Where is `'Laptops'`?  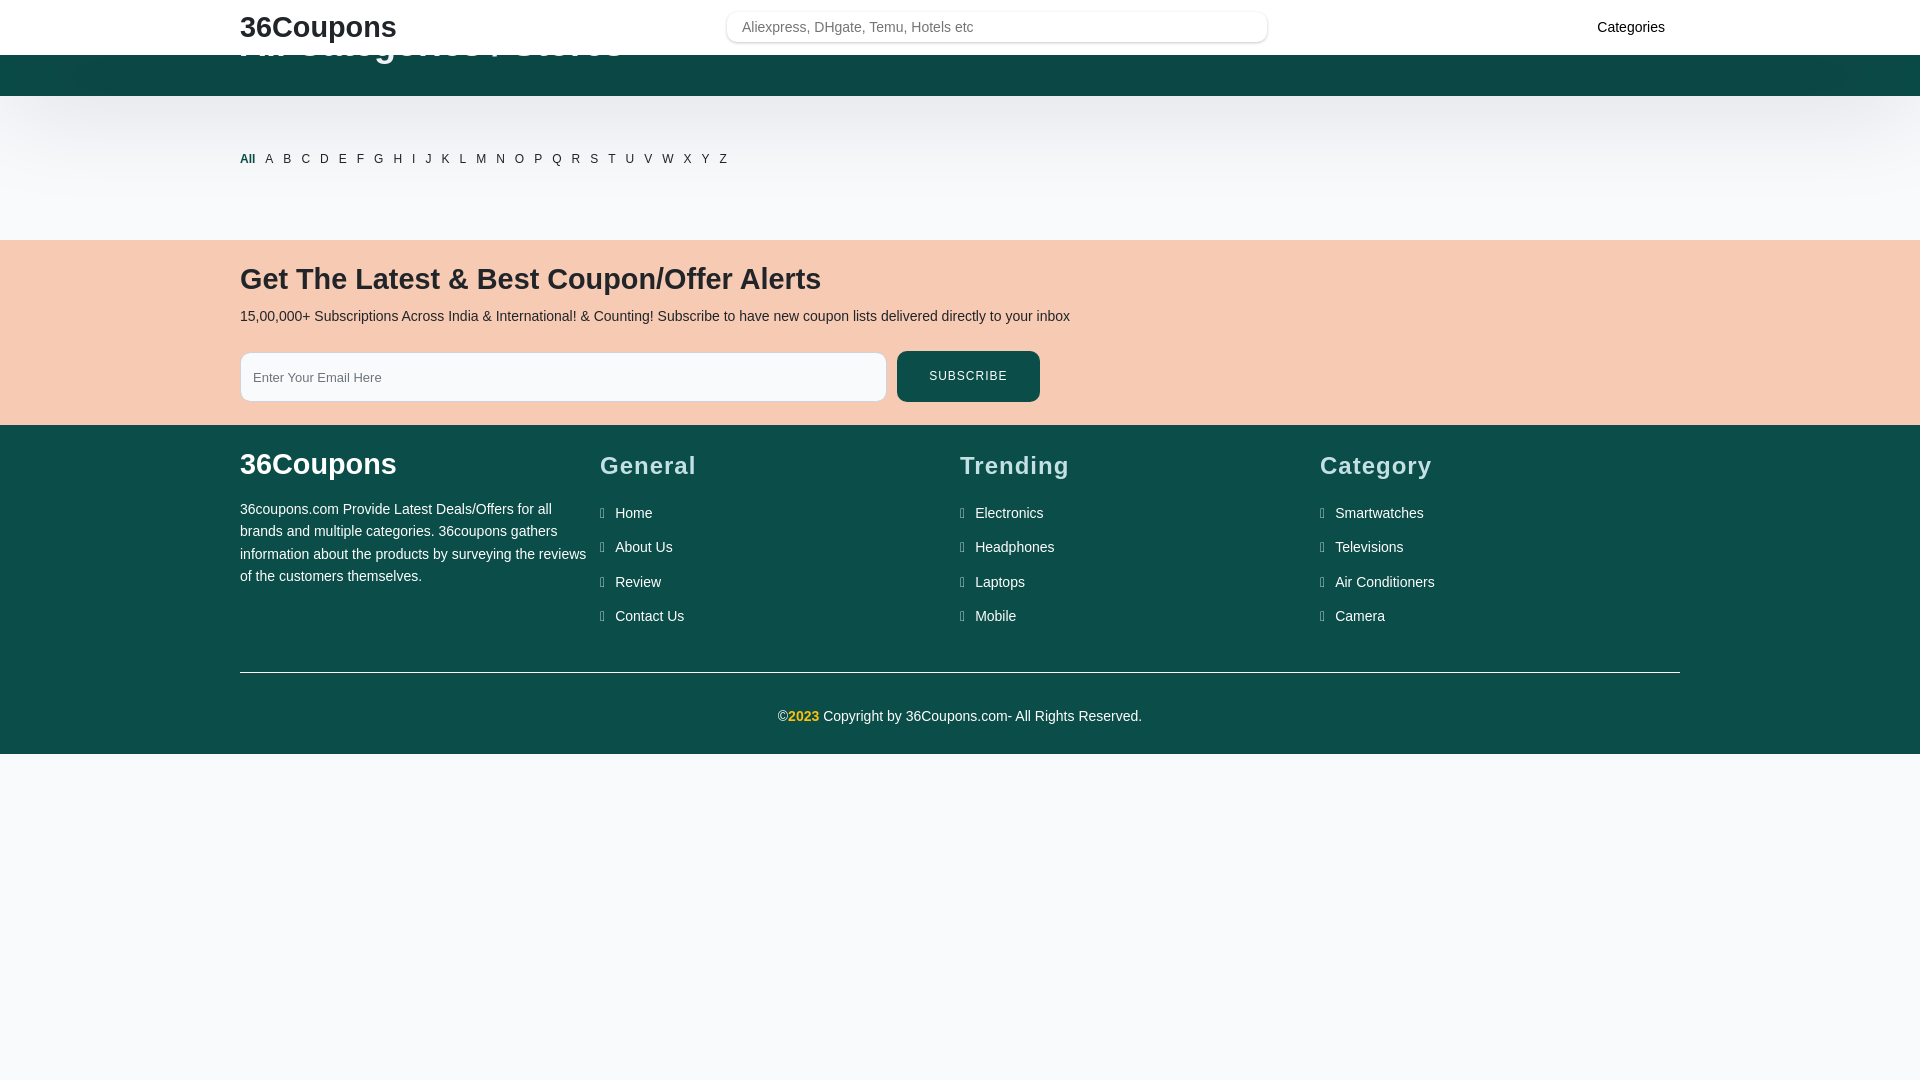
'Laptops' is located at coordinates (999, 582).